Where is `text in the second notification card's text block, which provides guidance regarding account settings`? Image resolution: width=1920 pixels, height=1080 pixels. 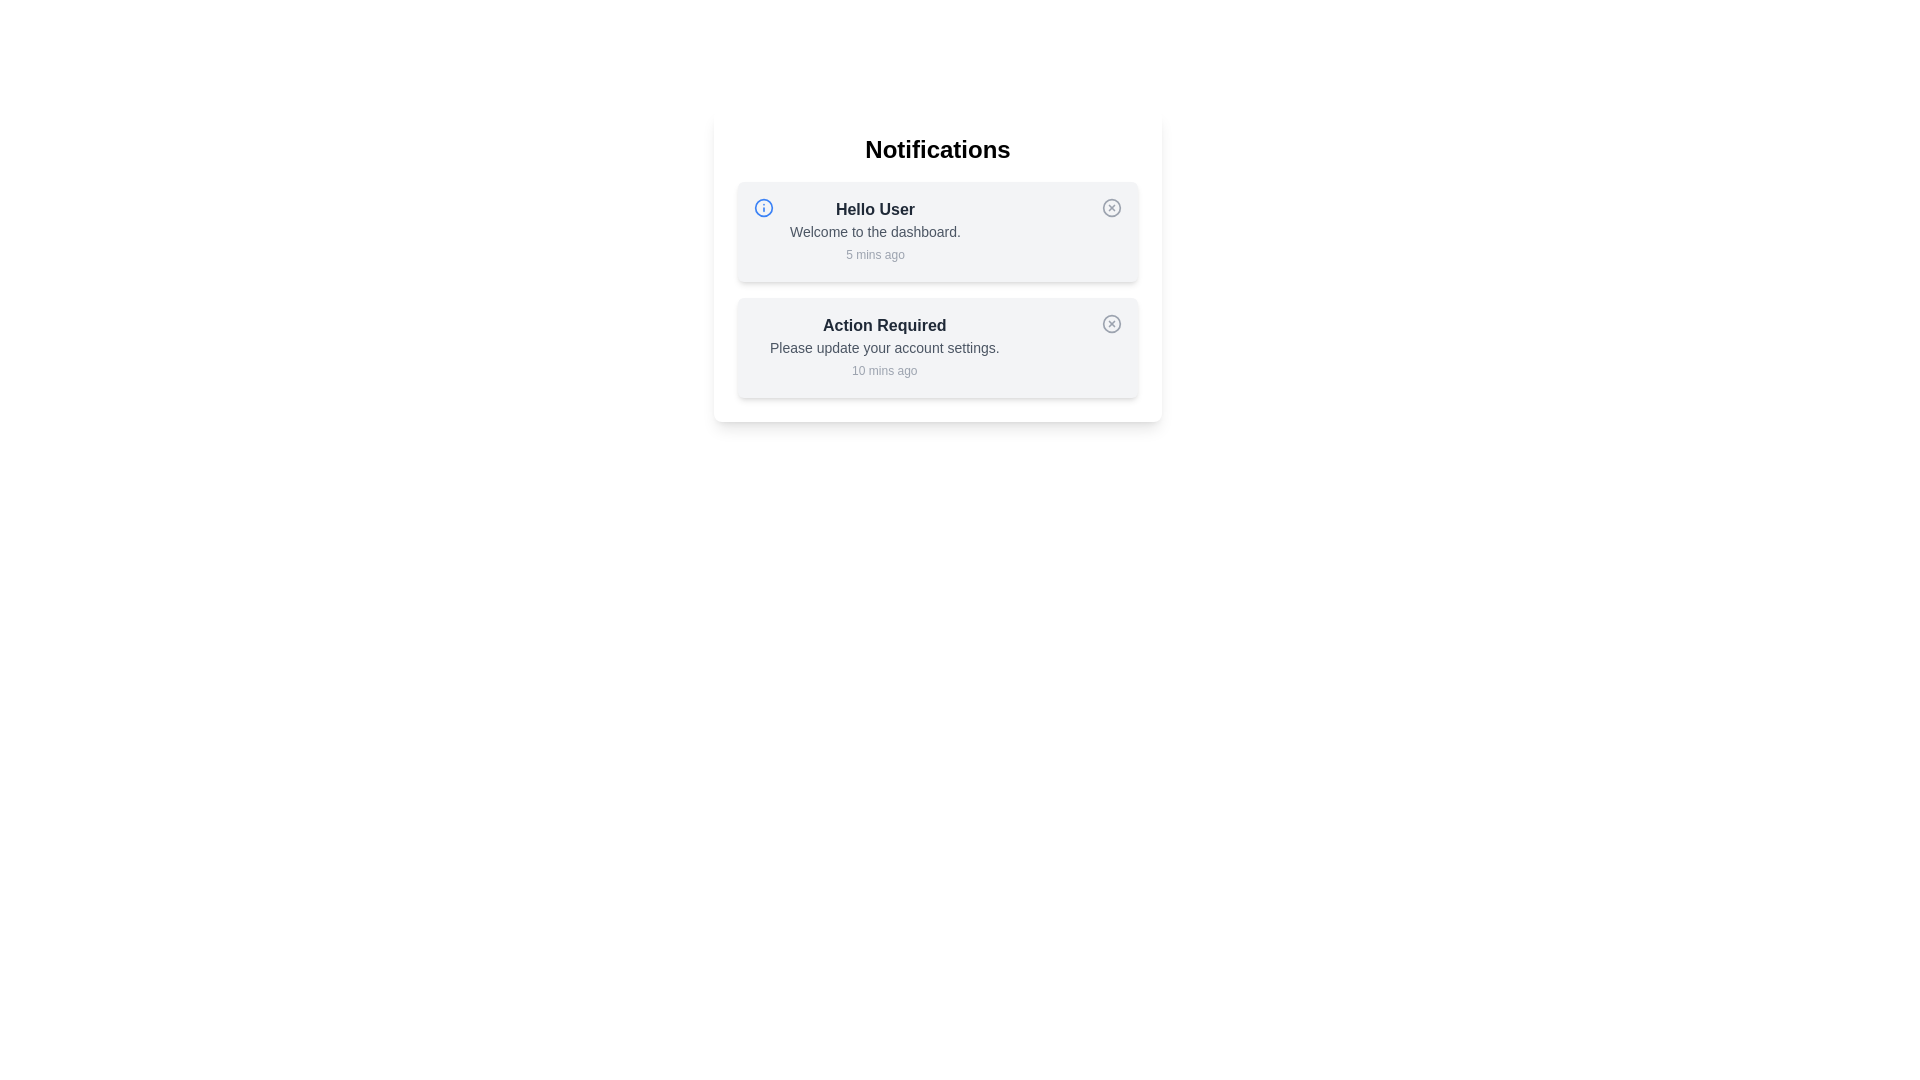 text in the second notification card's text block, which provides guidance regarding account settings is located at coordinates (883, 346).